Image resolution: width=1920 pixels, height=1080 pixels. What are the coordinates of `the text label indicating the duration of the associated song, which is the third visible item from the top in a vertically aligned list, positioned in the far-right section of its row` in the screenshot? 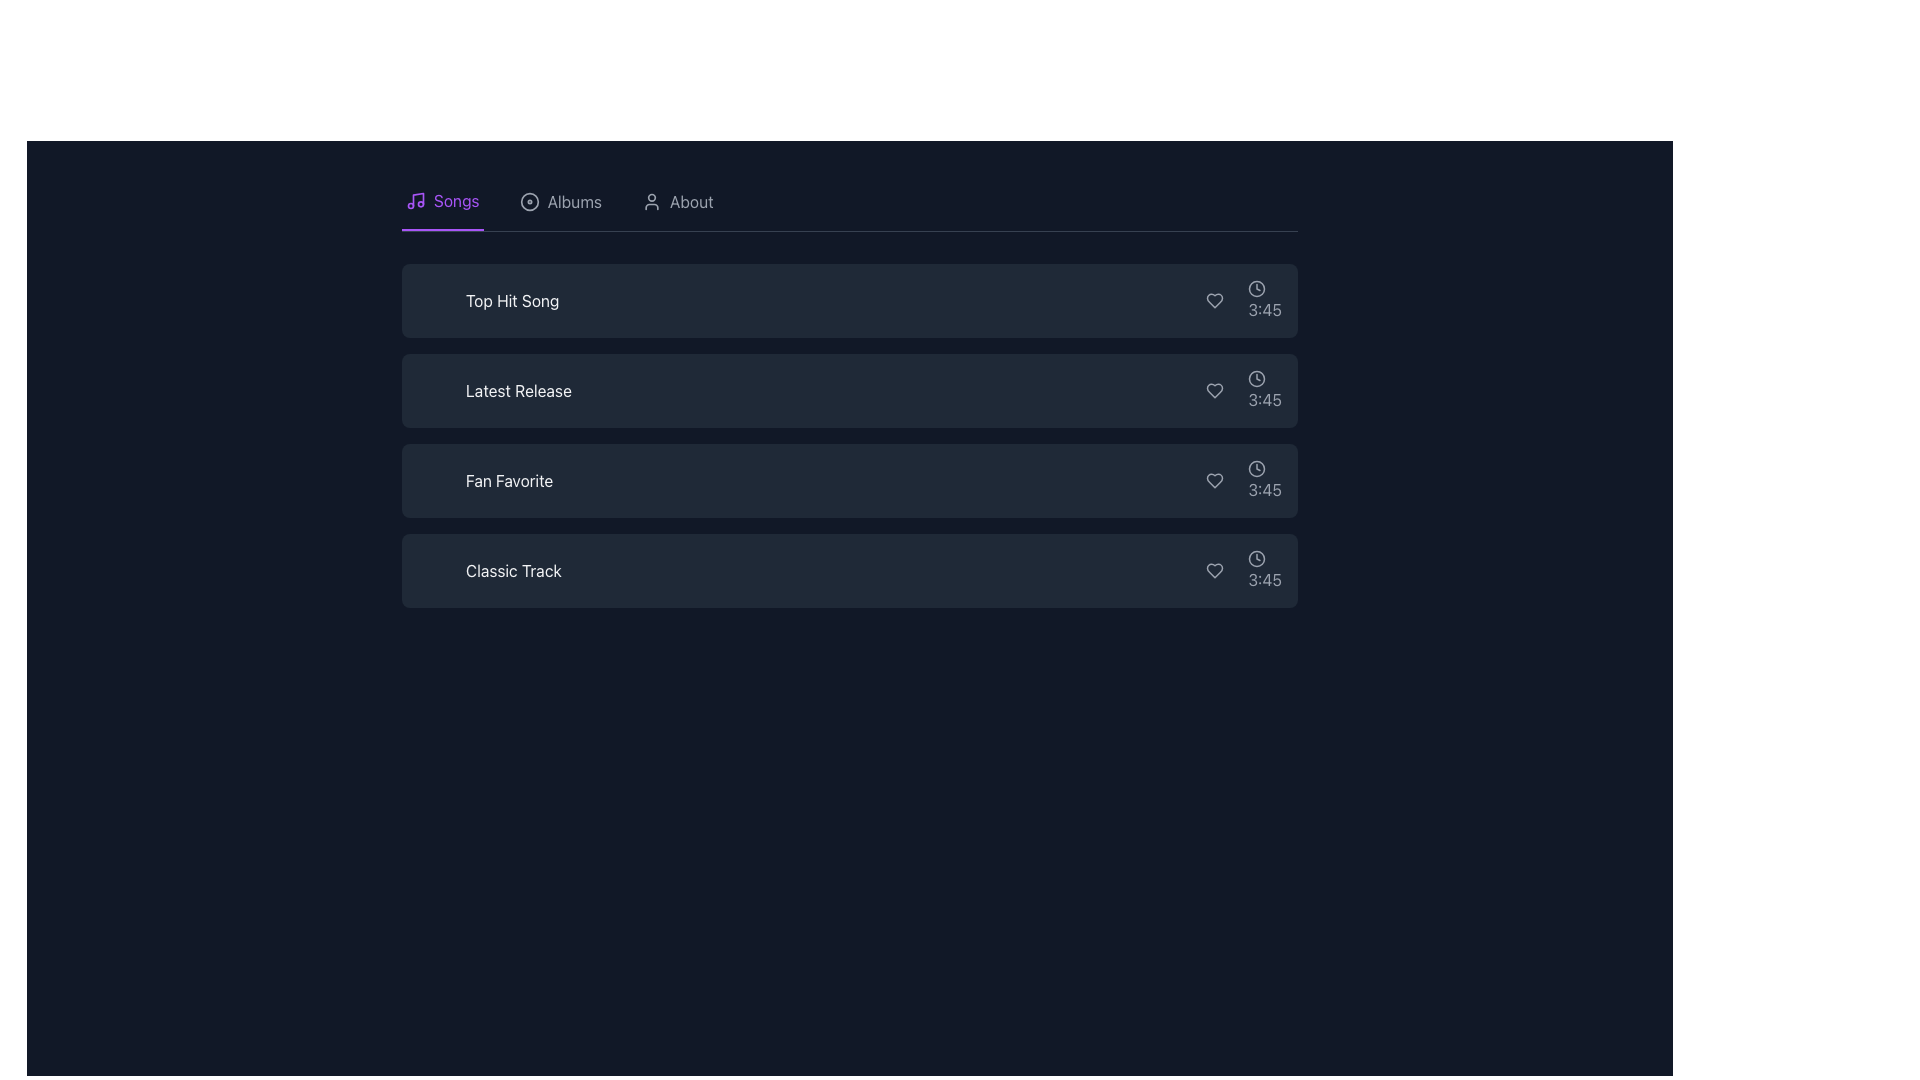 It's located at (1264, 390).